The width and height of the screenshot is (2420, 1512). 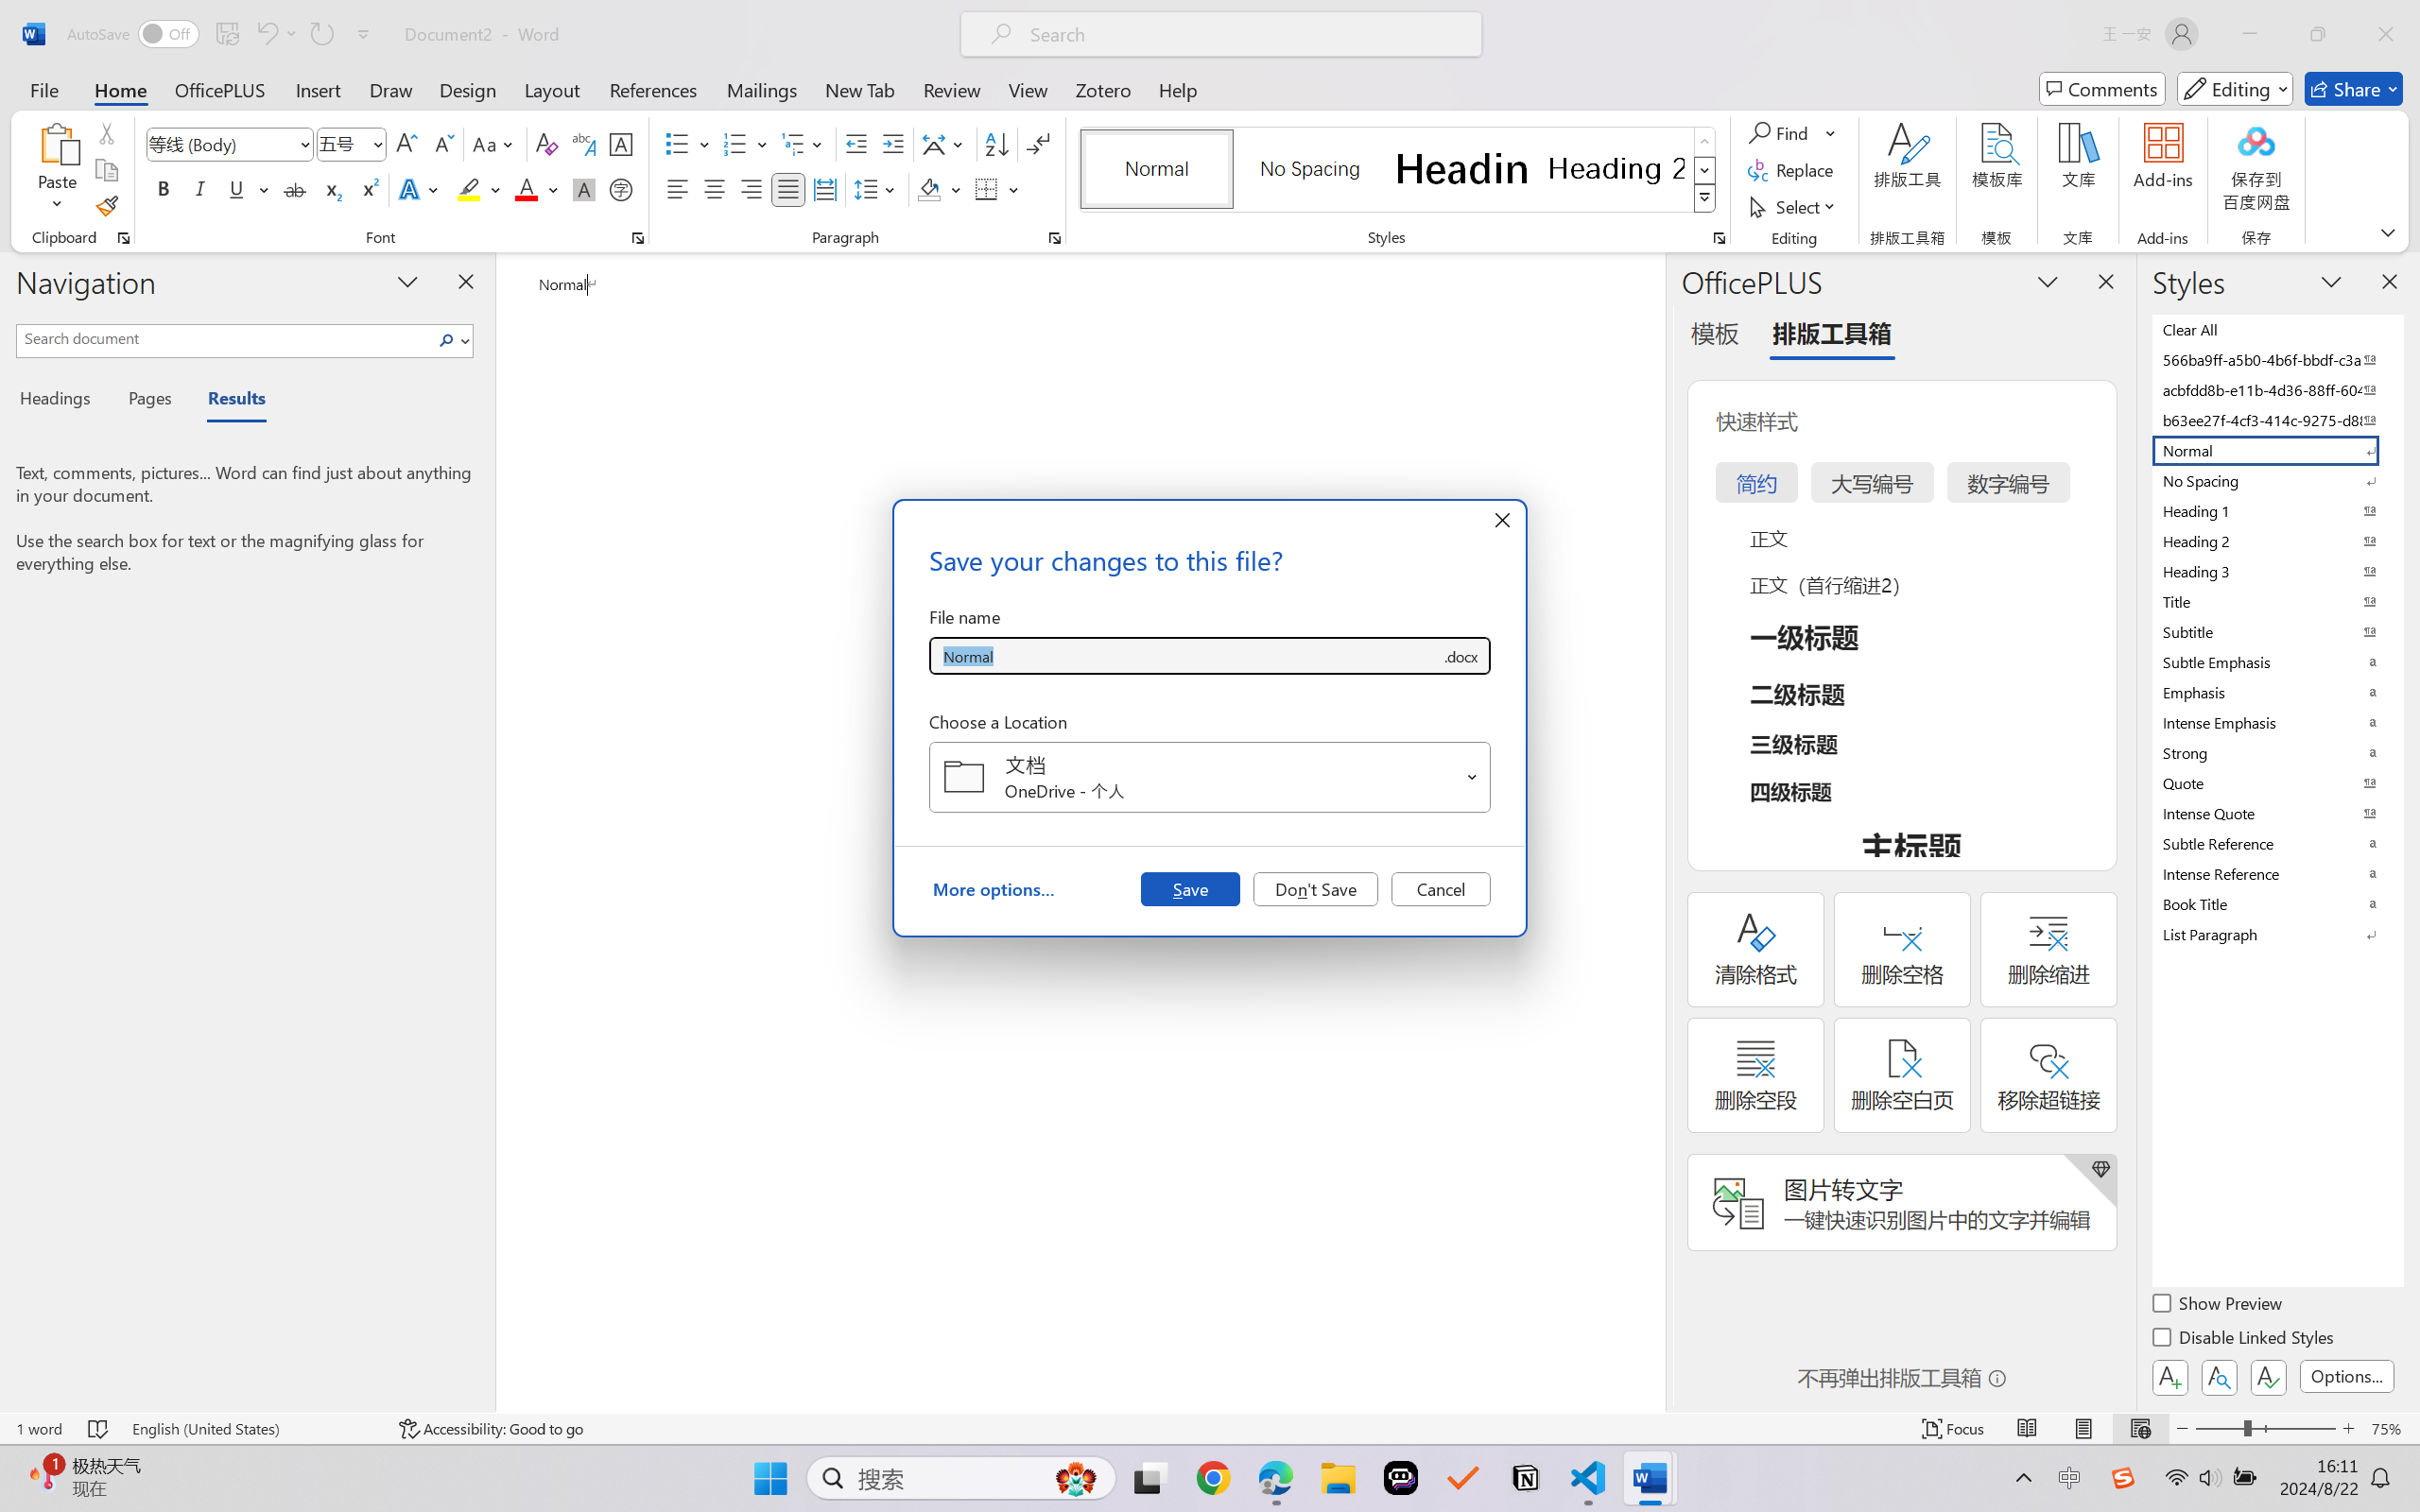 What do you see at coordinates (2344, 1375) in the screenshot?
I see `'Options...'` at bounding box center [2344, 1375].